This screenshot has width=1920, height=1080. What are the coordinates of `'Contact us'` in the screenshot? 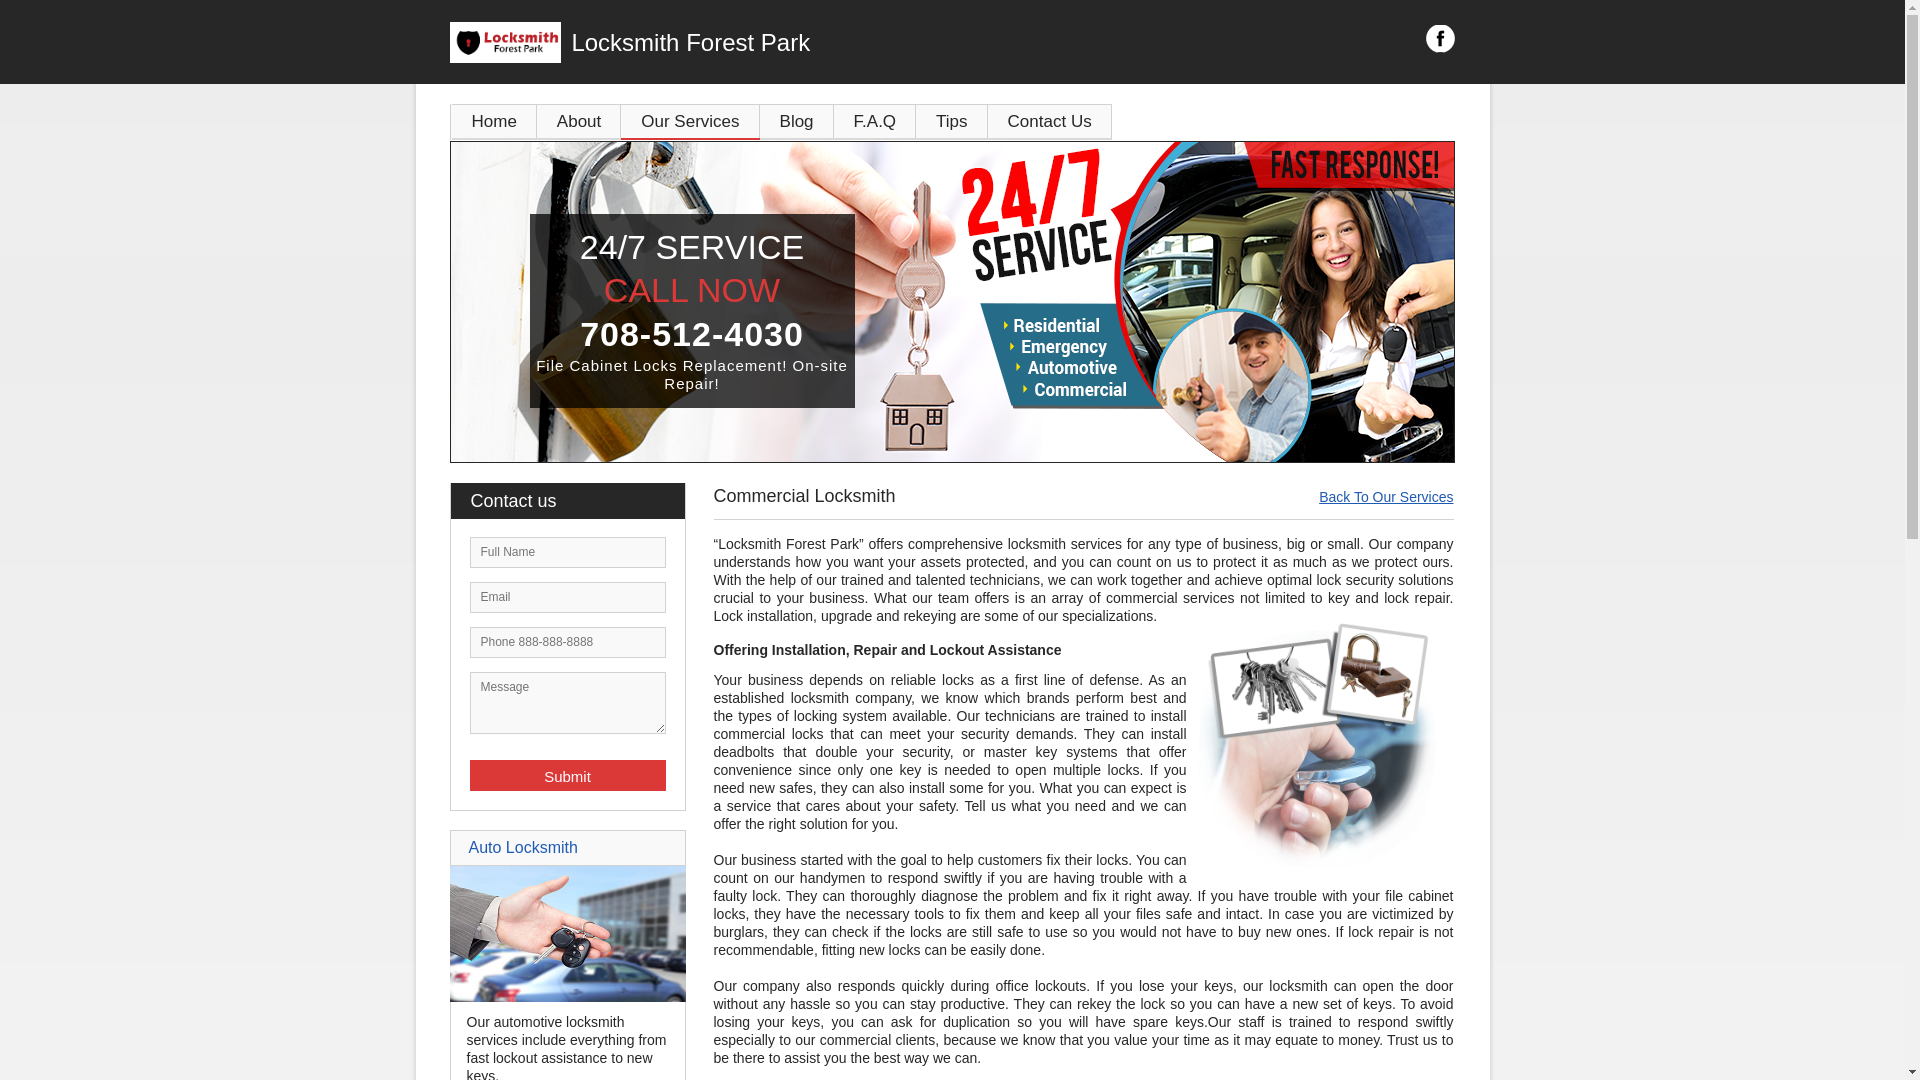 It's located at (575, 500).